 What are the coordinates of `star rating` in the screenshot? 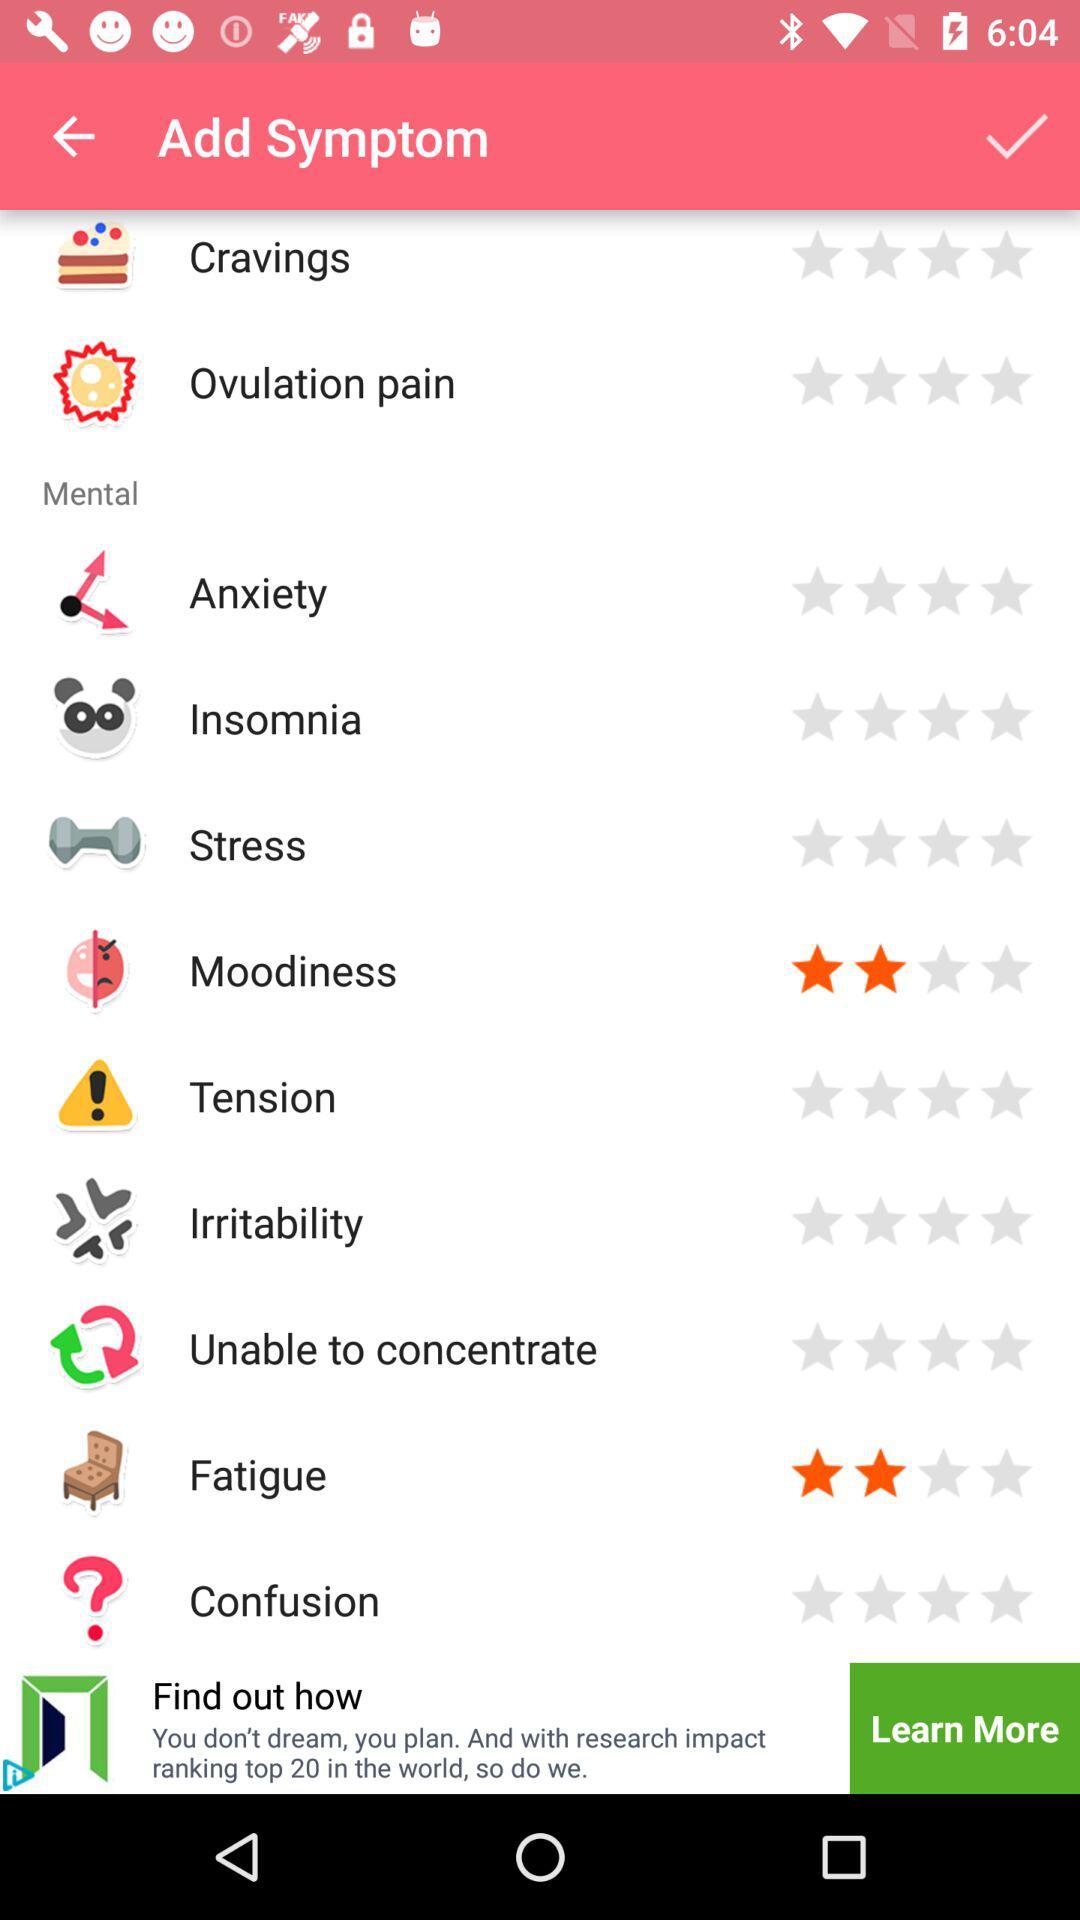 It's located at (817, 969).